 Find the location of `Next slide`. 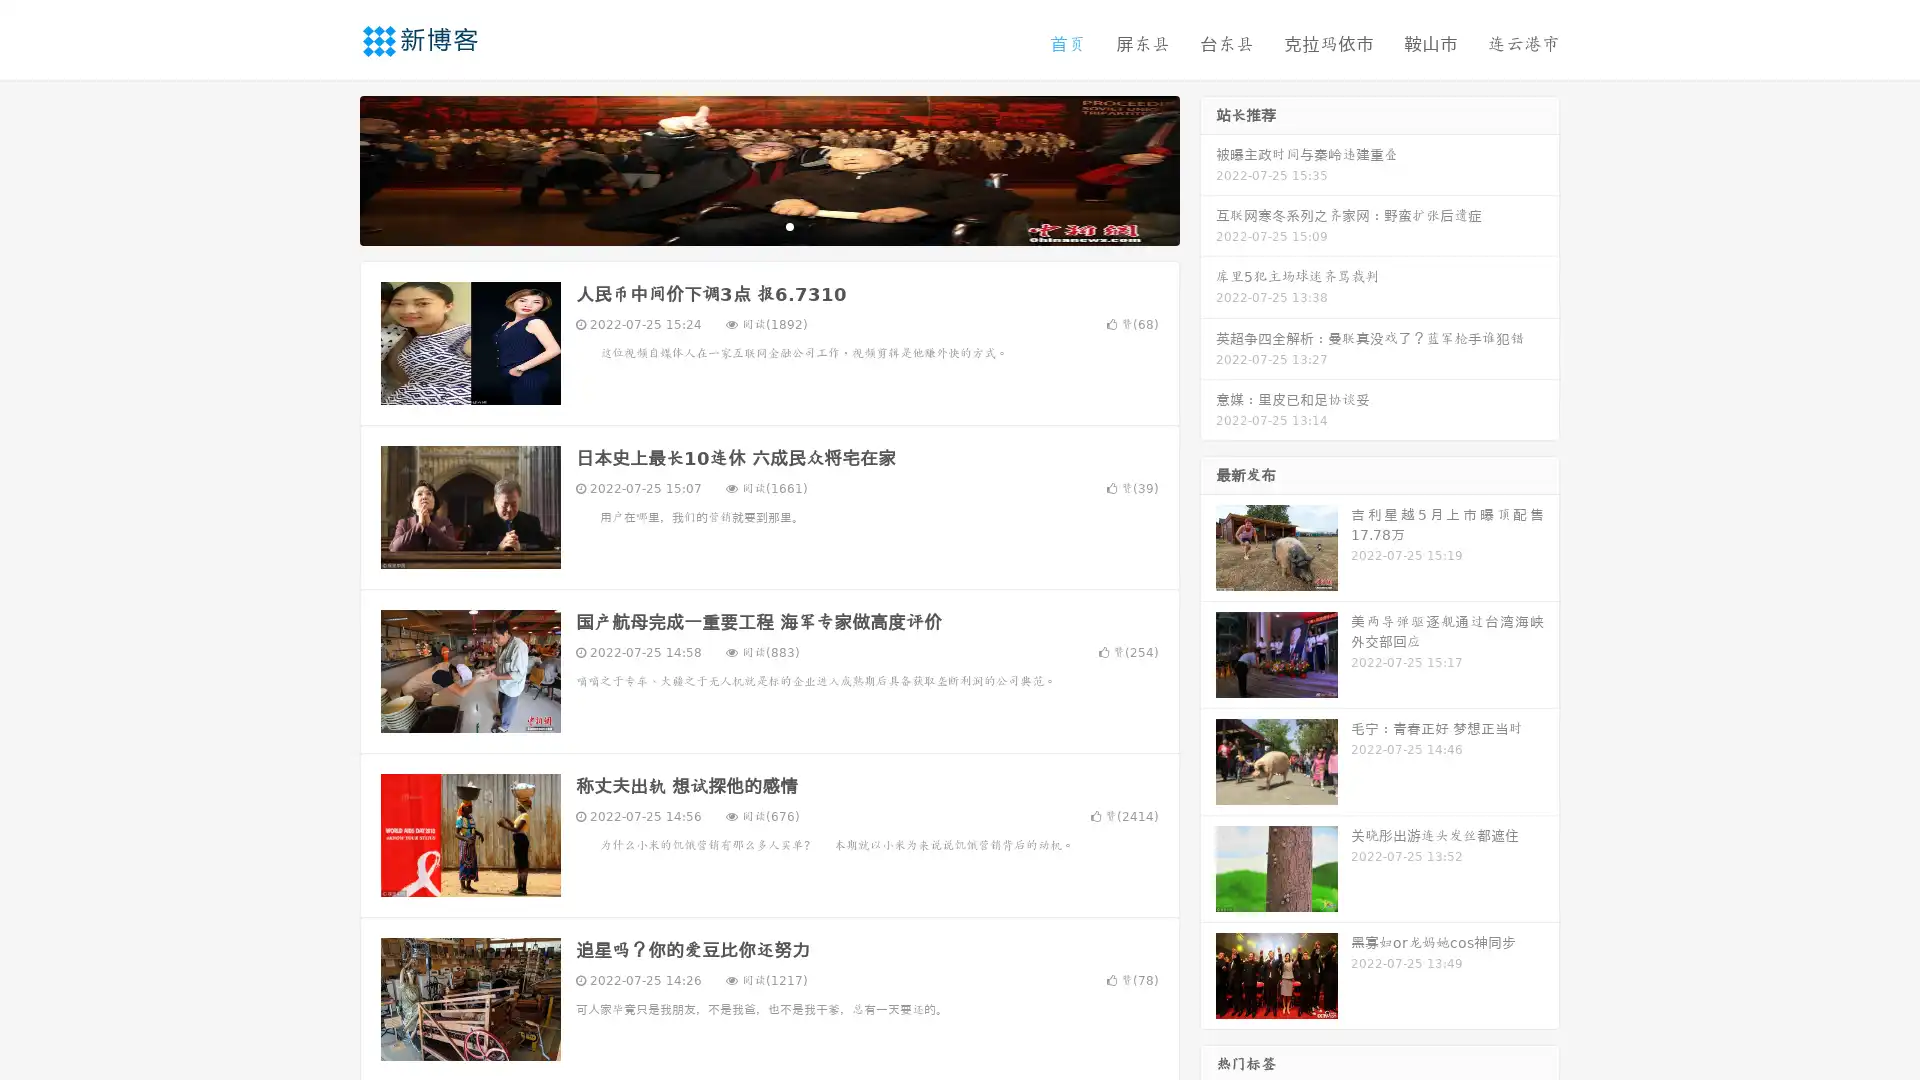

Next slide is located at coordinates (1208, 168).